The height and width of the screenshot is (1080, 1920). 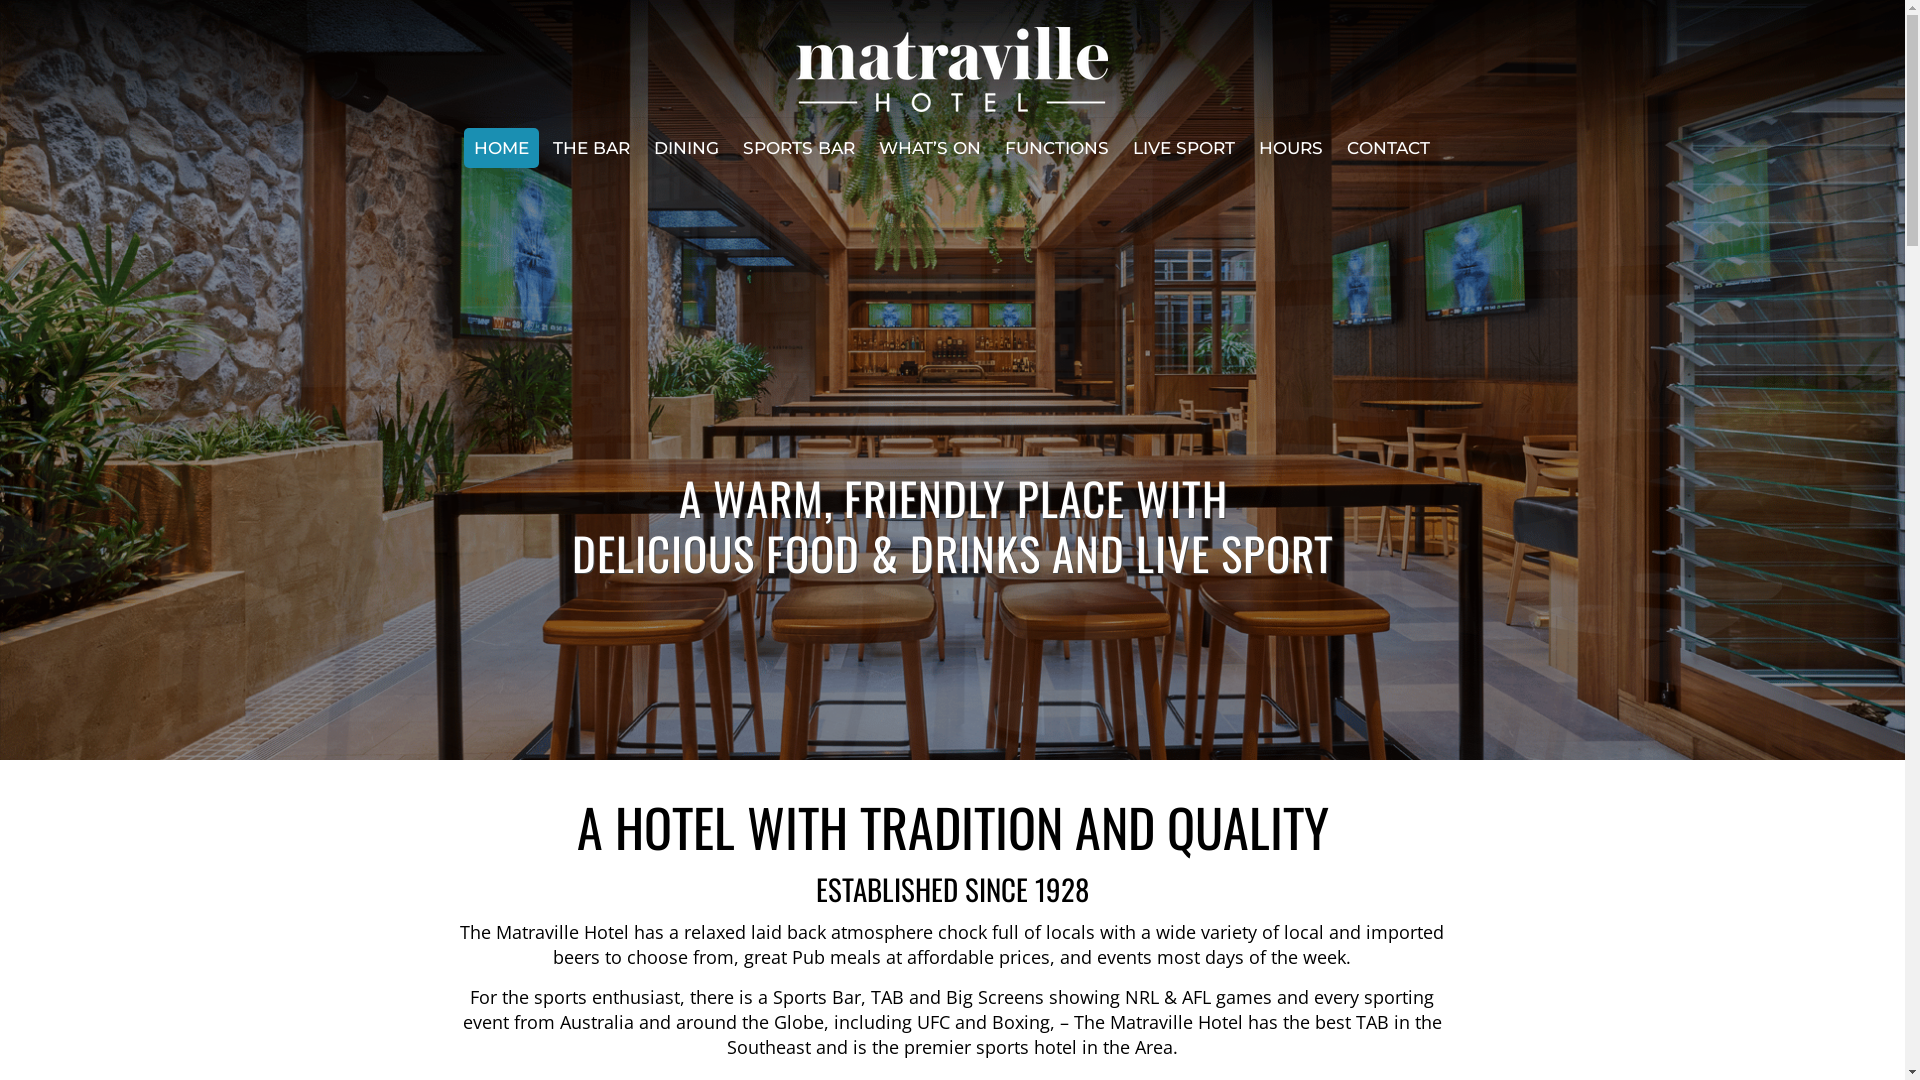 What do you see at coordinates (950, 57) in the screenshot?
I see `'Matraville Hotel'` at bounding box center [950, 57].